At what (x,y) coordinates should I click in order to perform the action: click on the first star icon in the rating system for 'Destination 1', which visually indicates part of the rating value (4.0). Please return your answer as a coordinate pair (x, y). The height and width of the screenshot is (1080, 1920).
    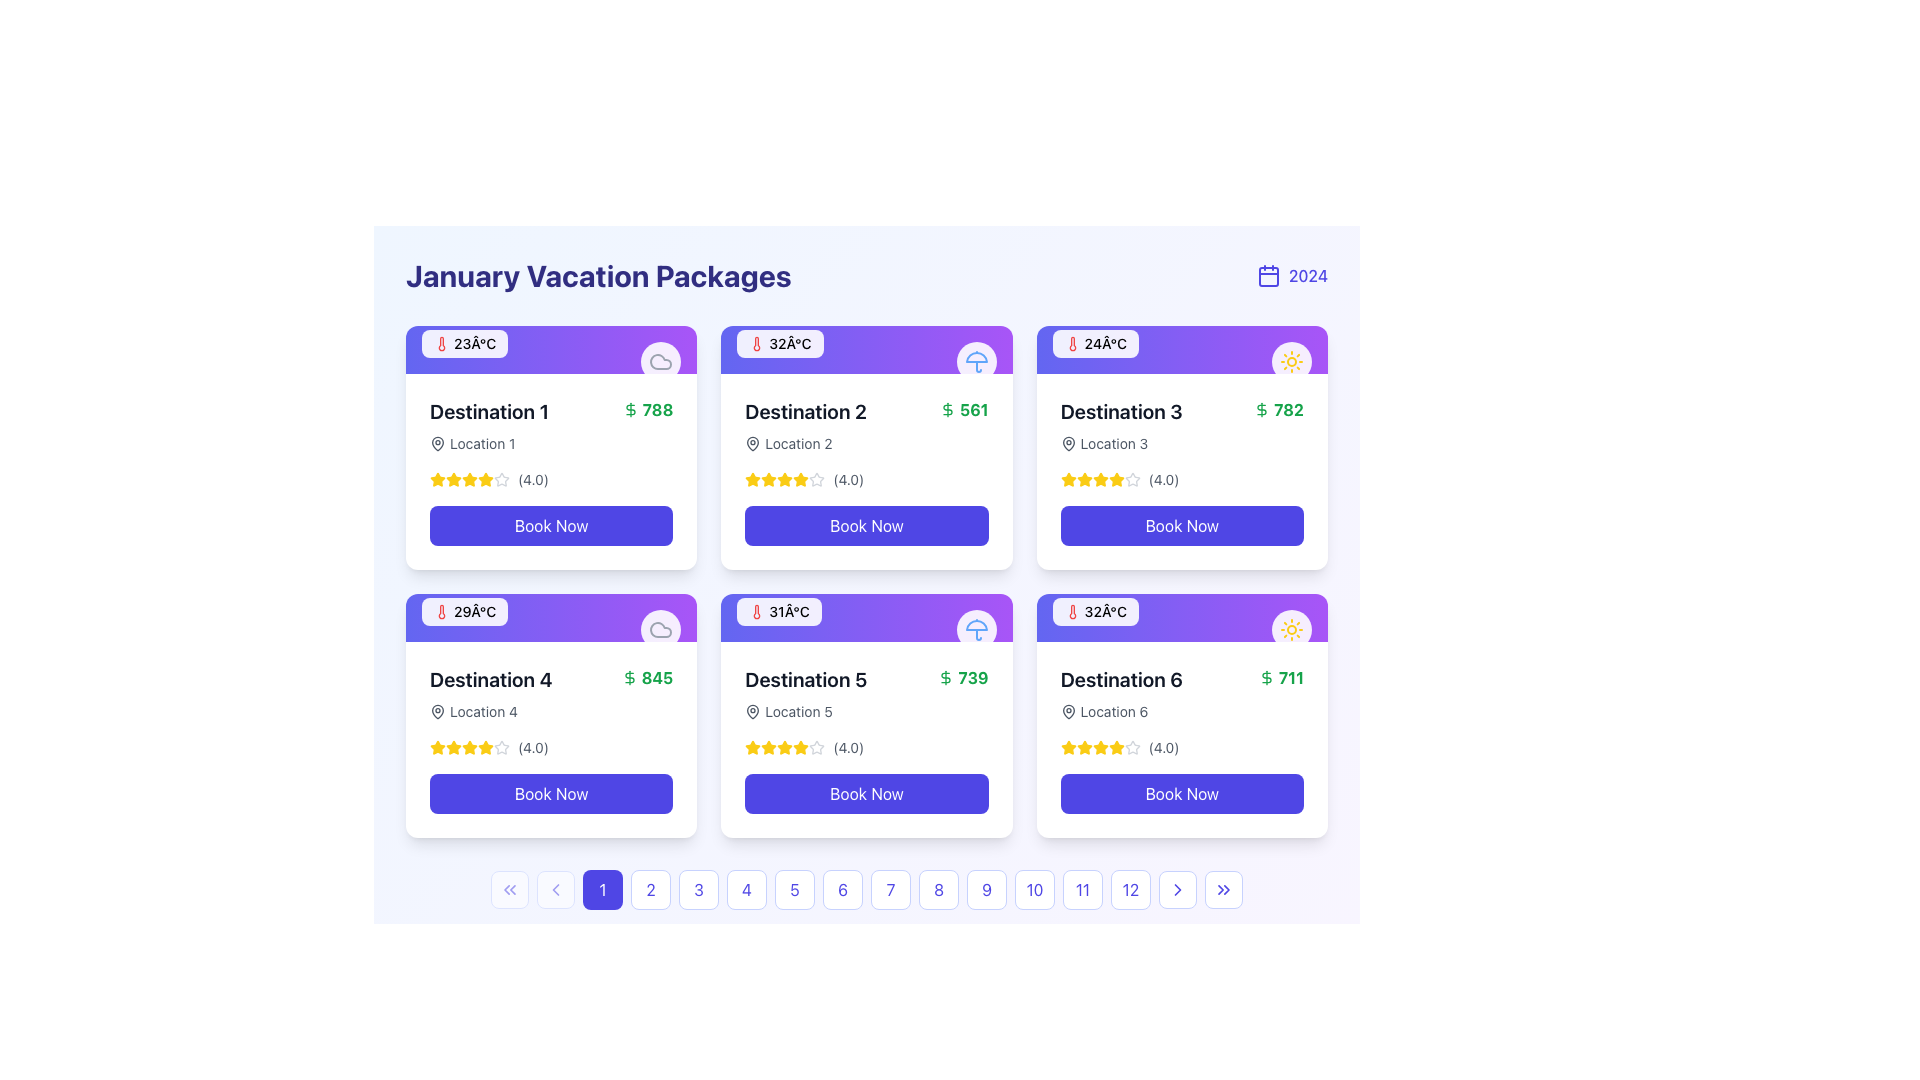
    Looking at the image, I should click on (436, 479).